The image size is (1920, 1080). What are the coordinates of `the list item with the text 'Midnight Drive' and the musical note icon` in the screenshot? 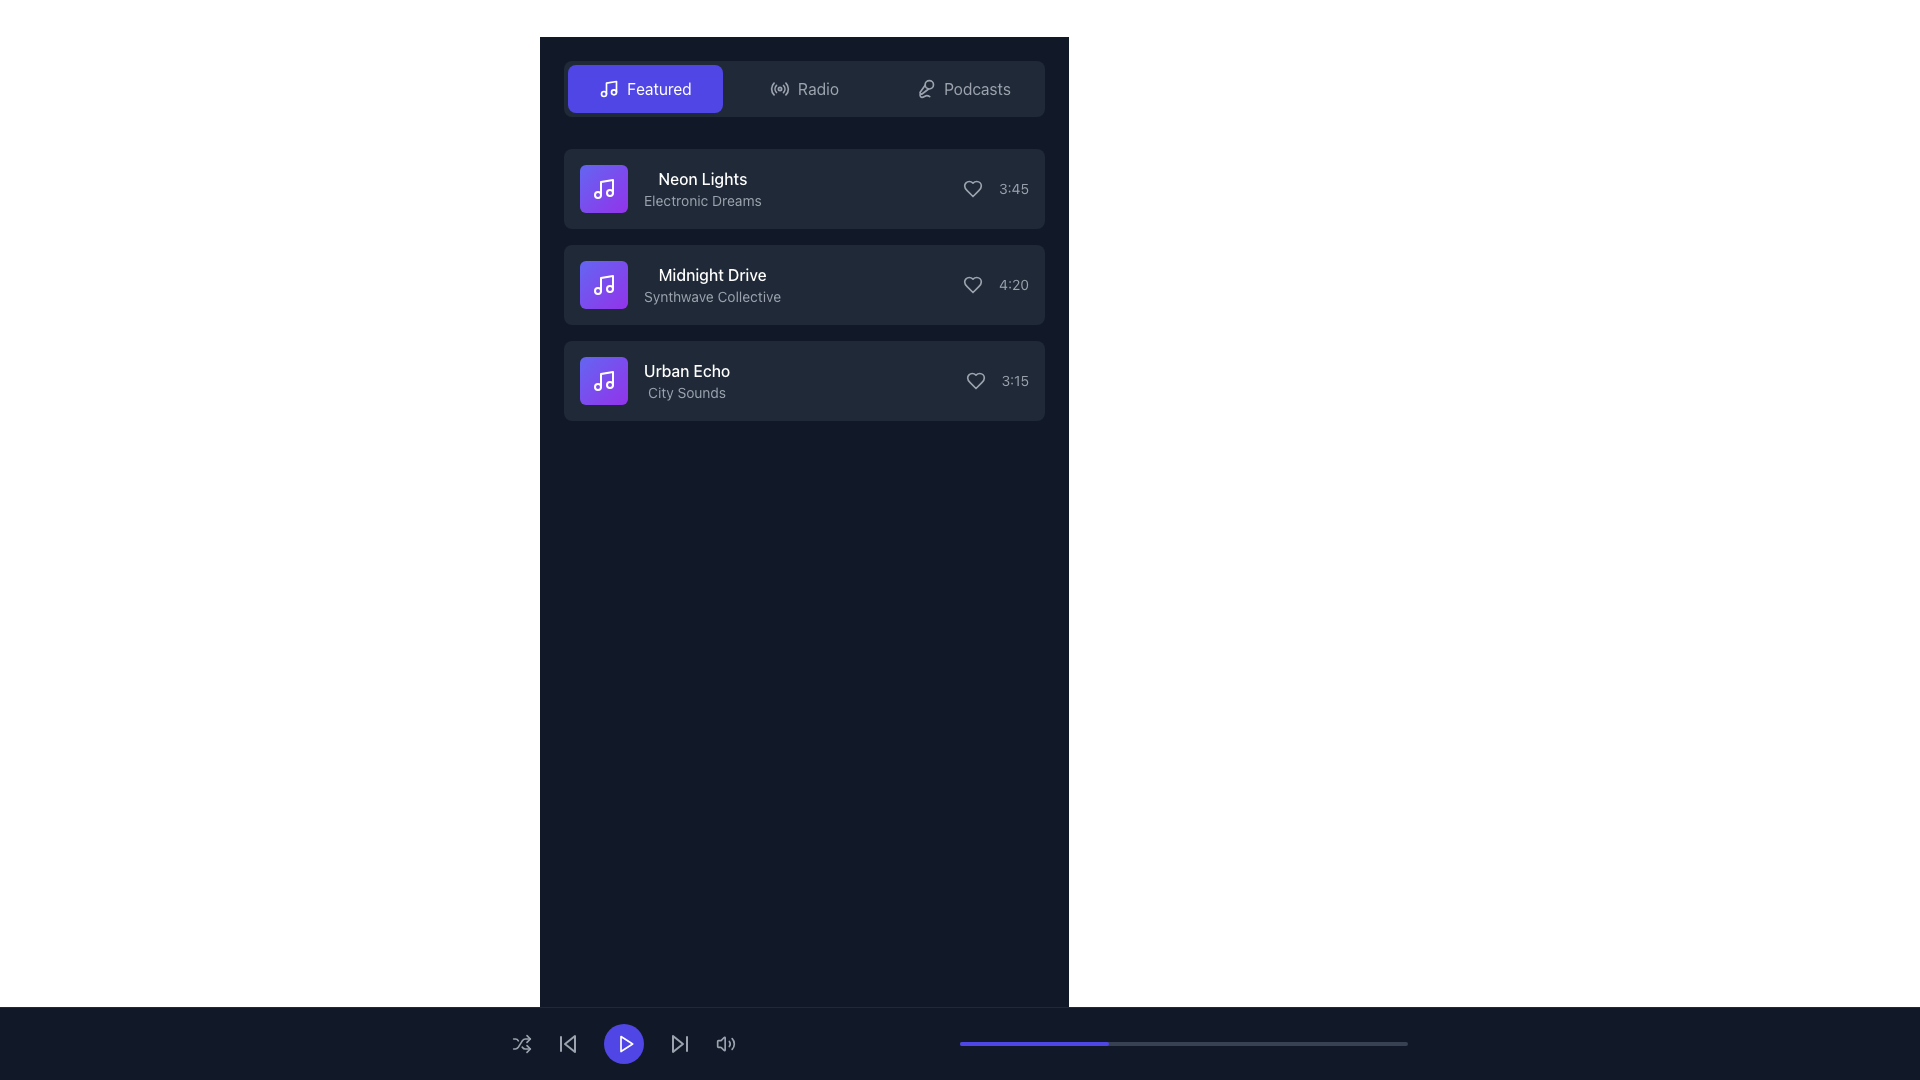 It's located at (680, 285).